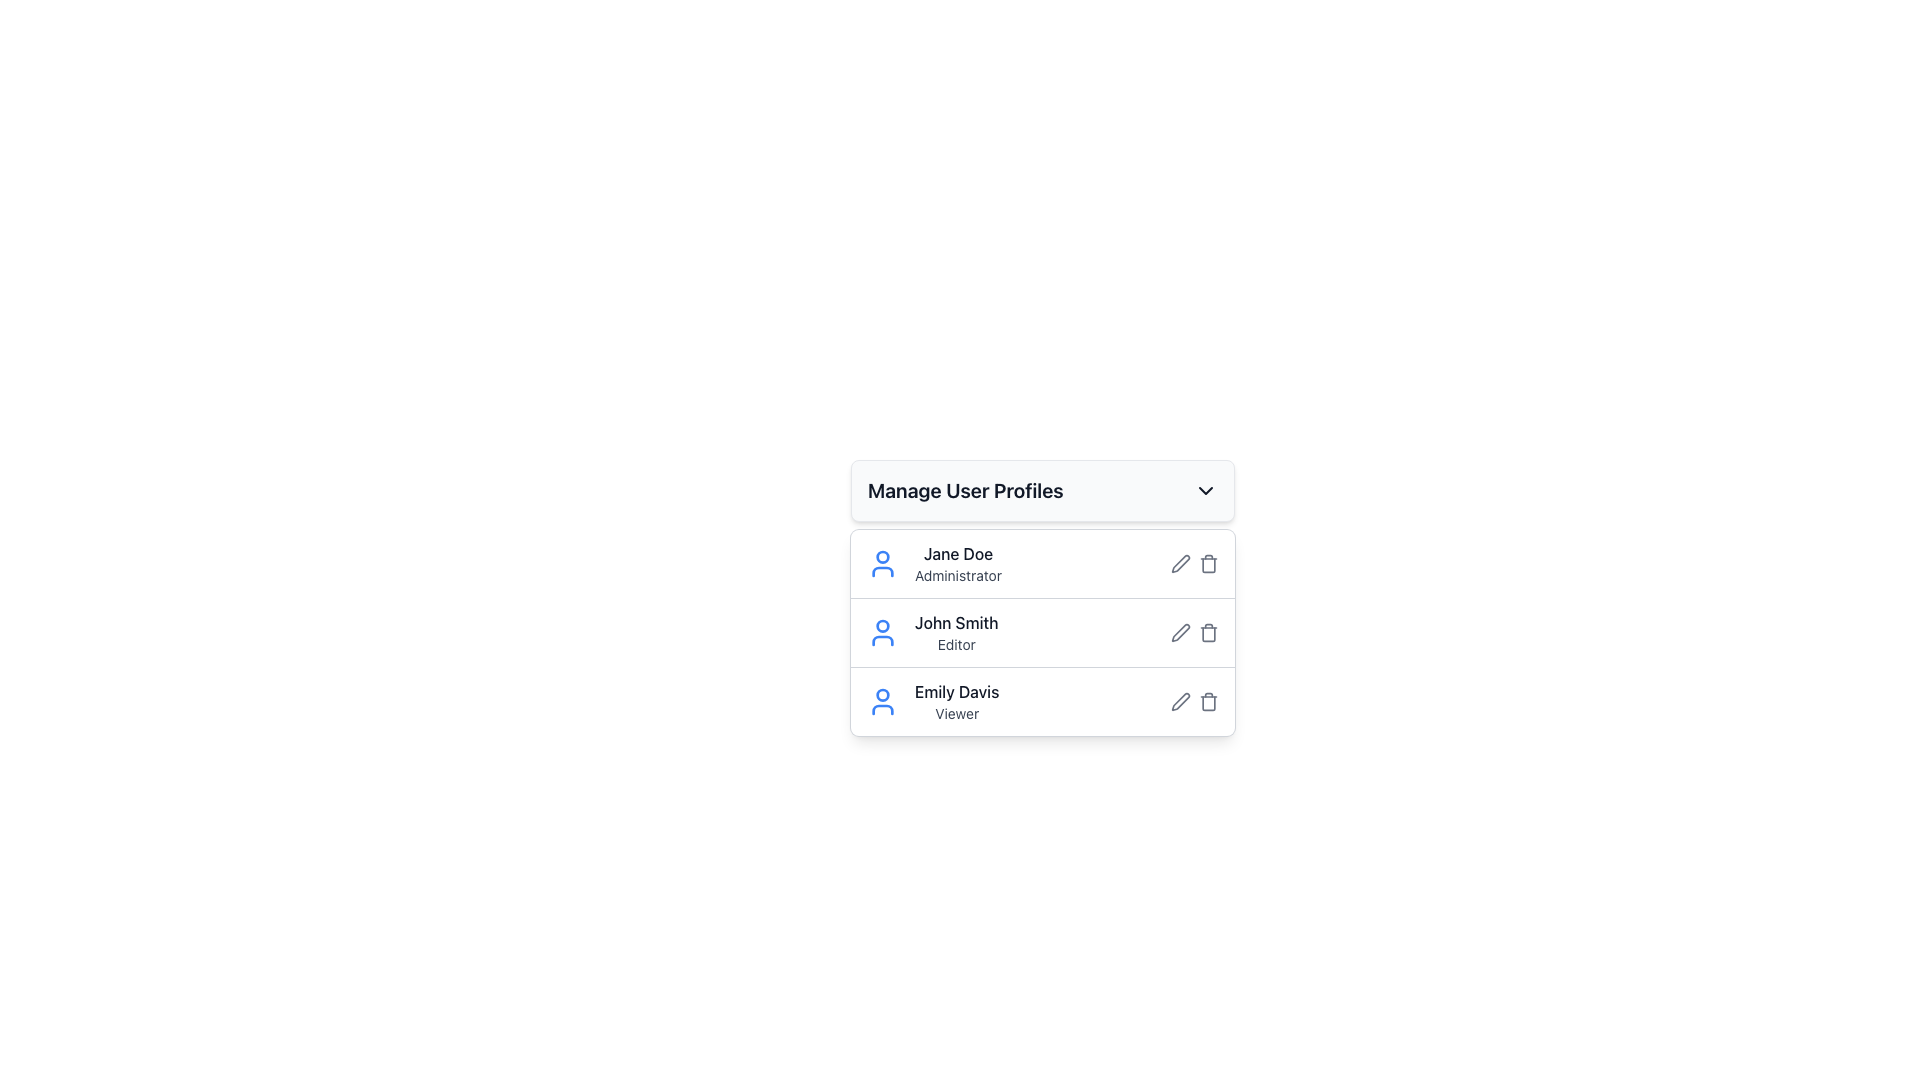 The height and width of the screenshot is (1080, 1920). Describe the element at coordinates (957, 575) in the screenshot. I see `the static label or descriptor text that indicates the user role associated with the 'Jane Doe' profile, located beneath the name in the user profiles list` at that location.